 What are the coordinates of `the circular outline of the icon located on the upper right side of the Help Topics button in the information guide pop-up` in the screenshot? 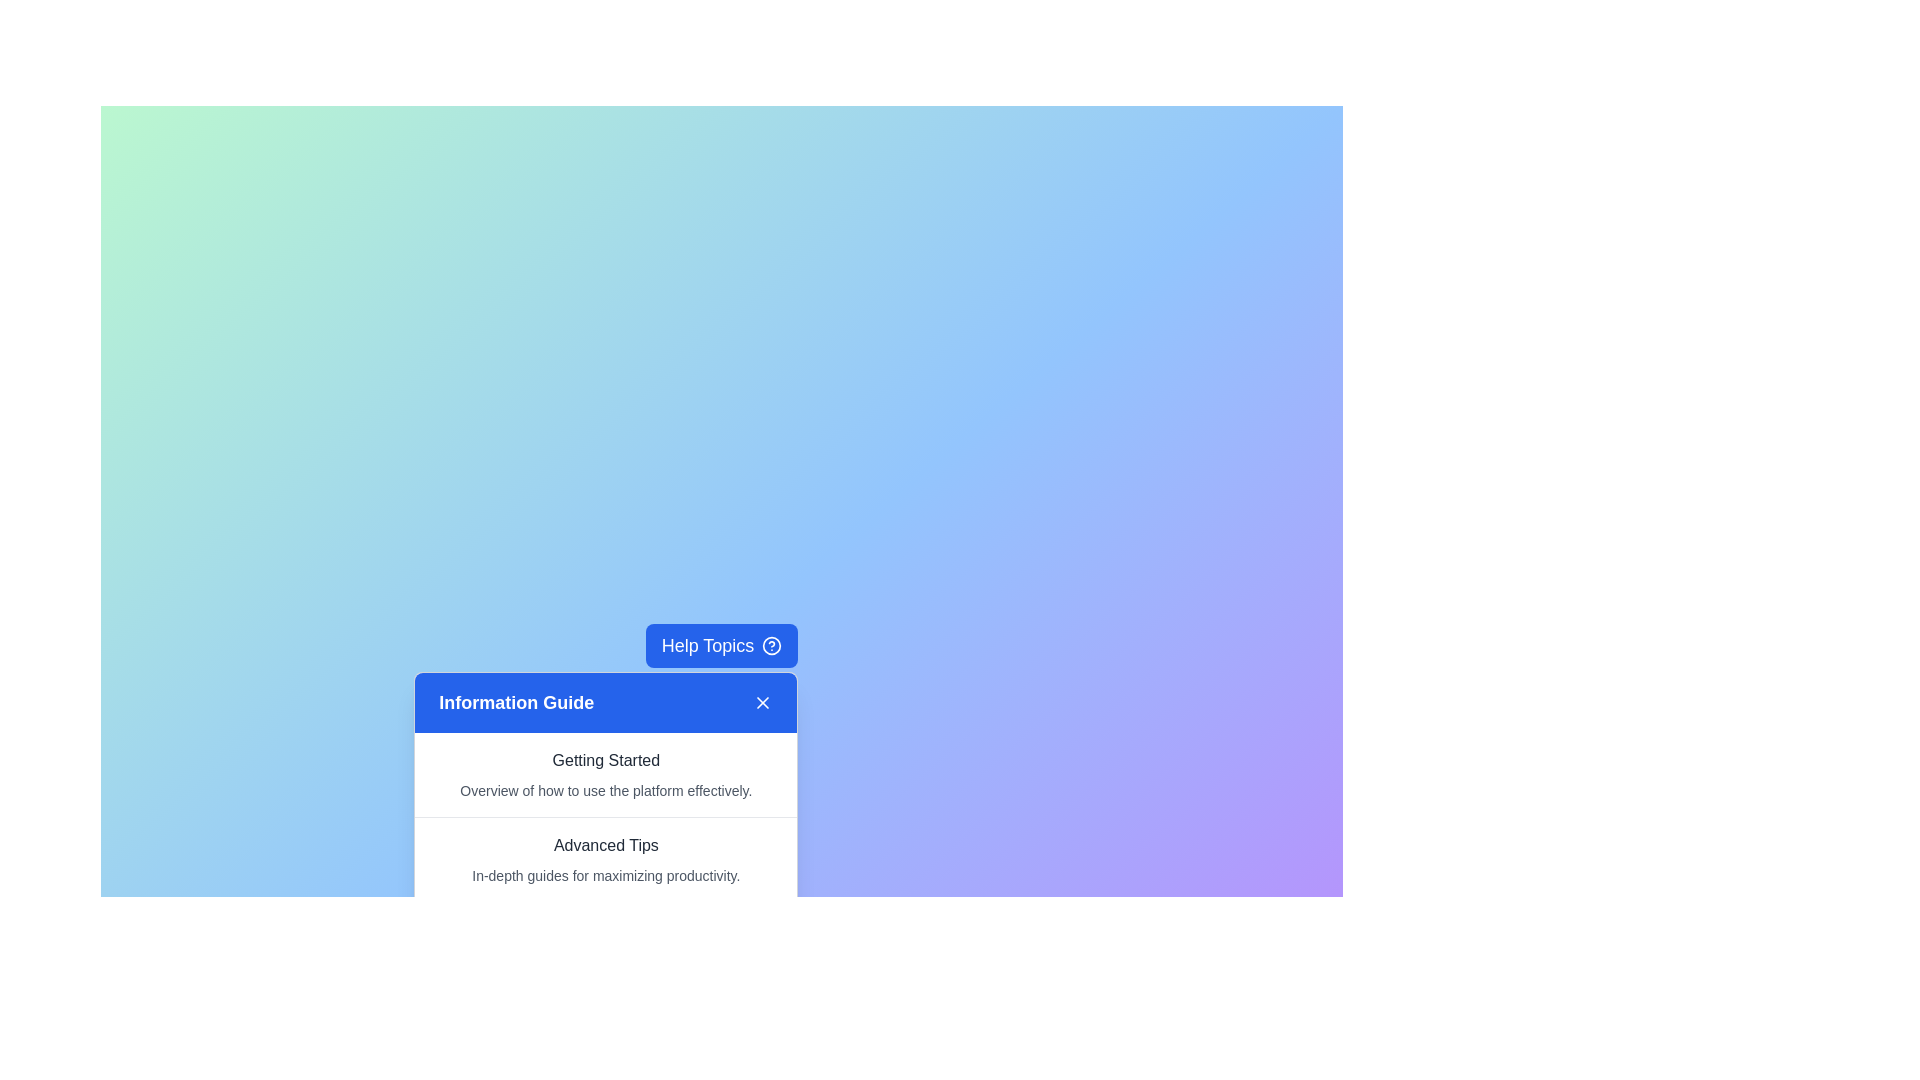 It's located at (771, 645).